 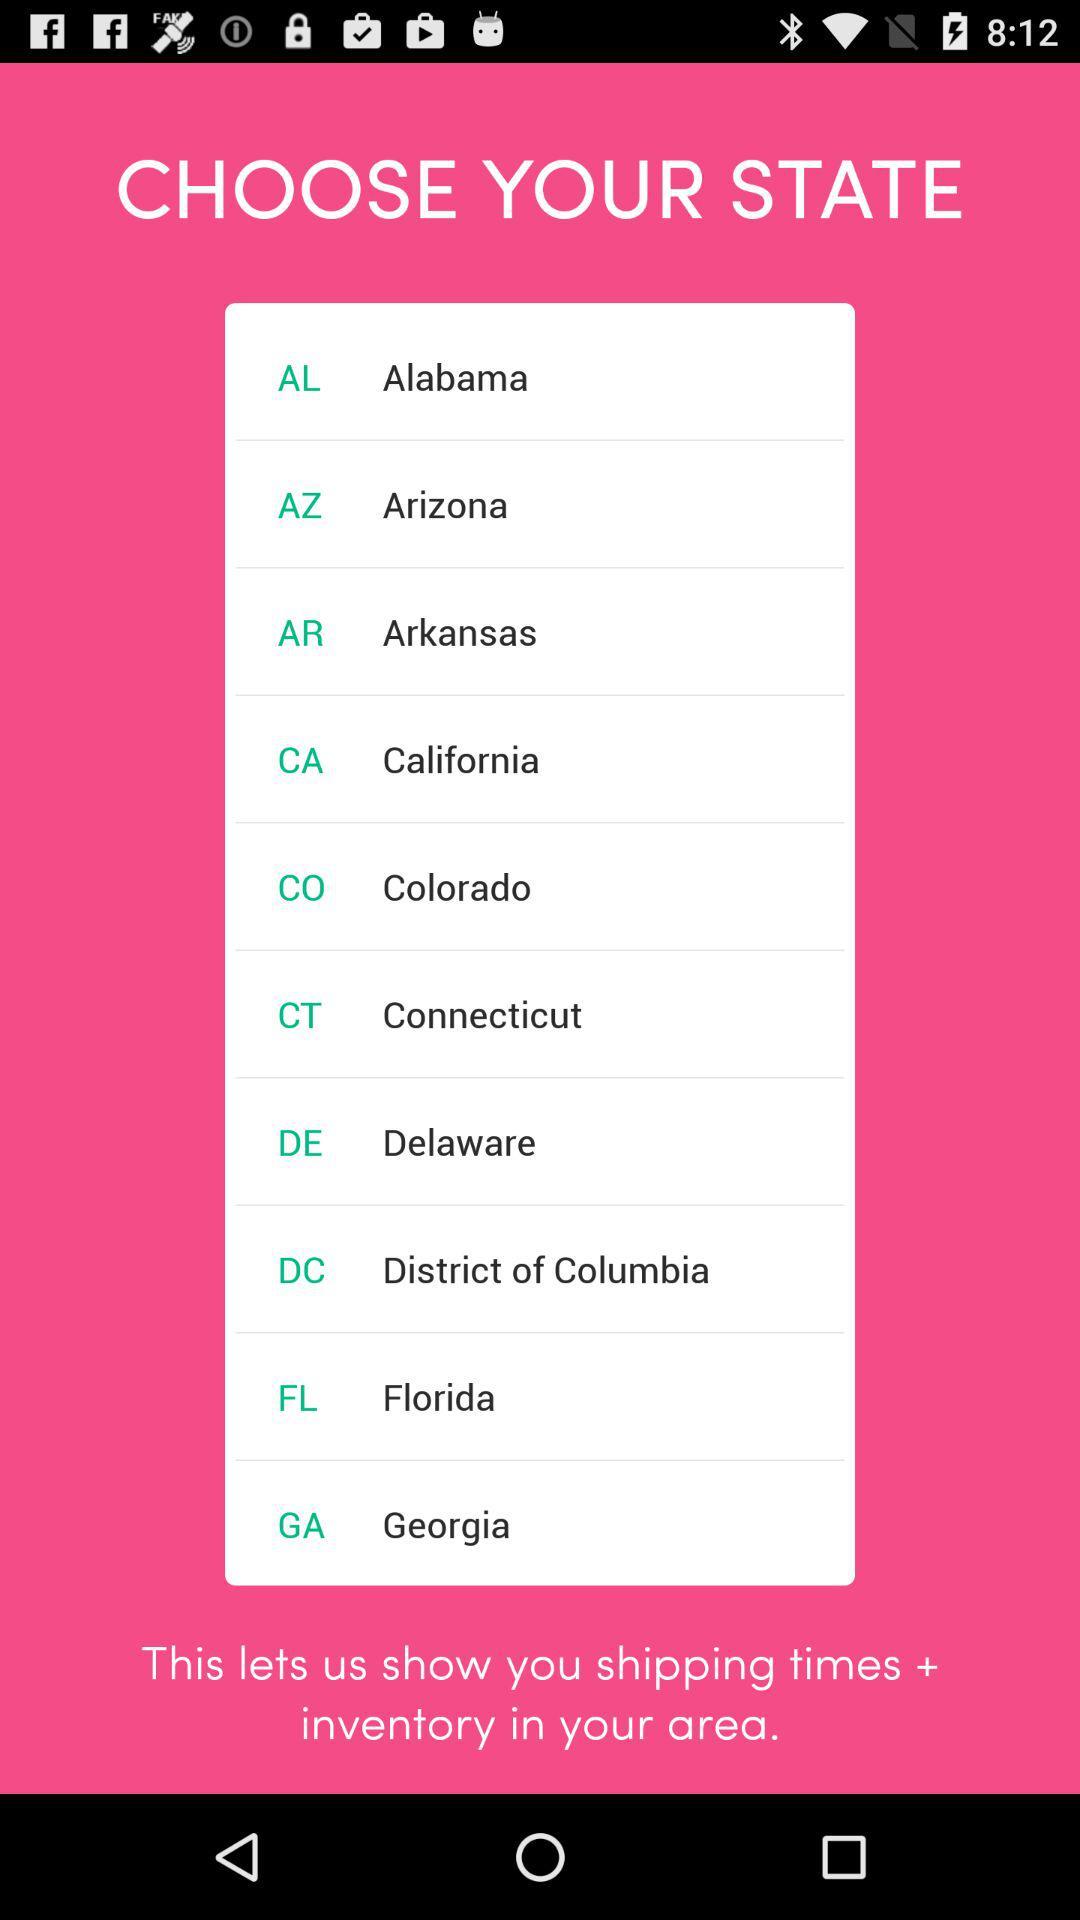 What do you see at coordinates (300, 757) in the screenshot?
I see `the item above the co item` at bounding box center [300, 757].